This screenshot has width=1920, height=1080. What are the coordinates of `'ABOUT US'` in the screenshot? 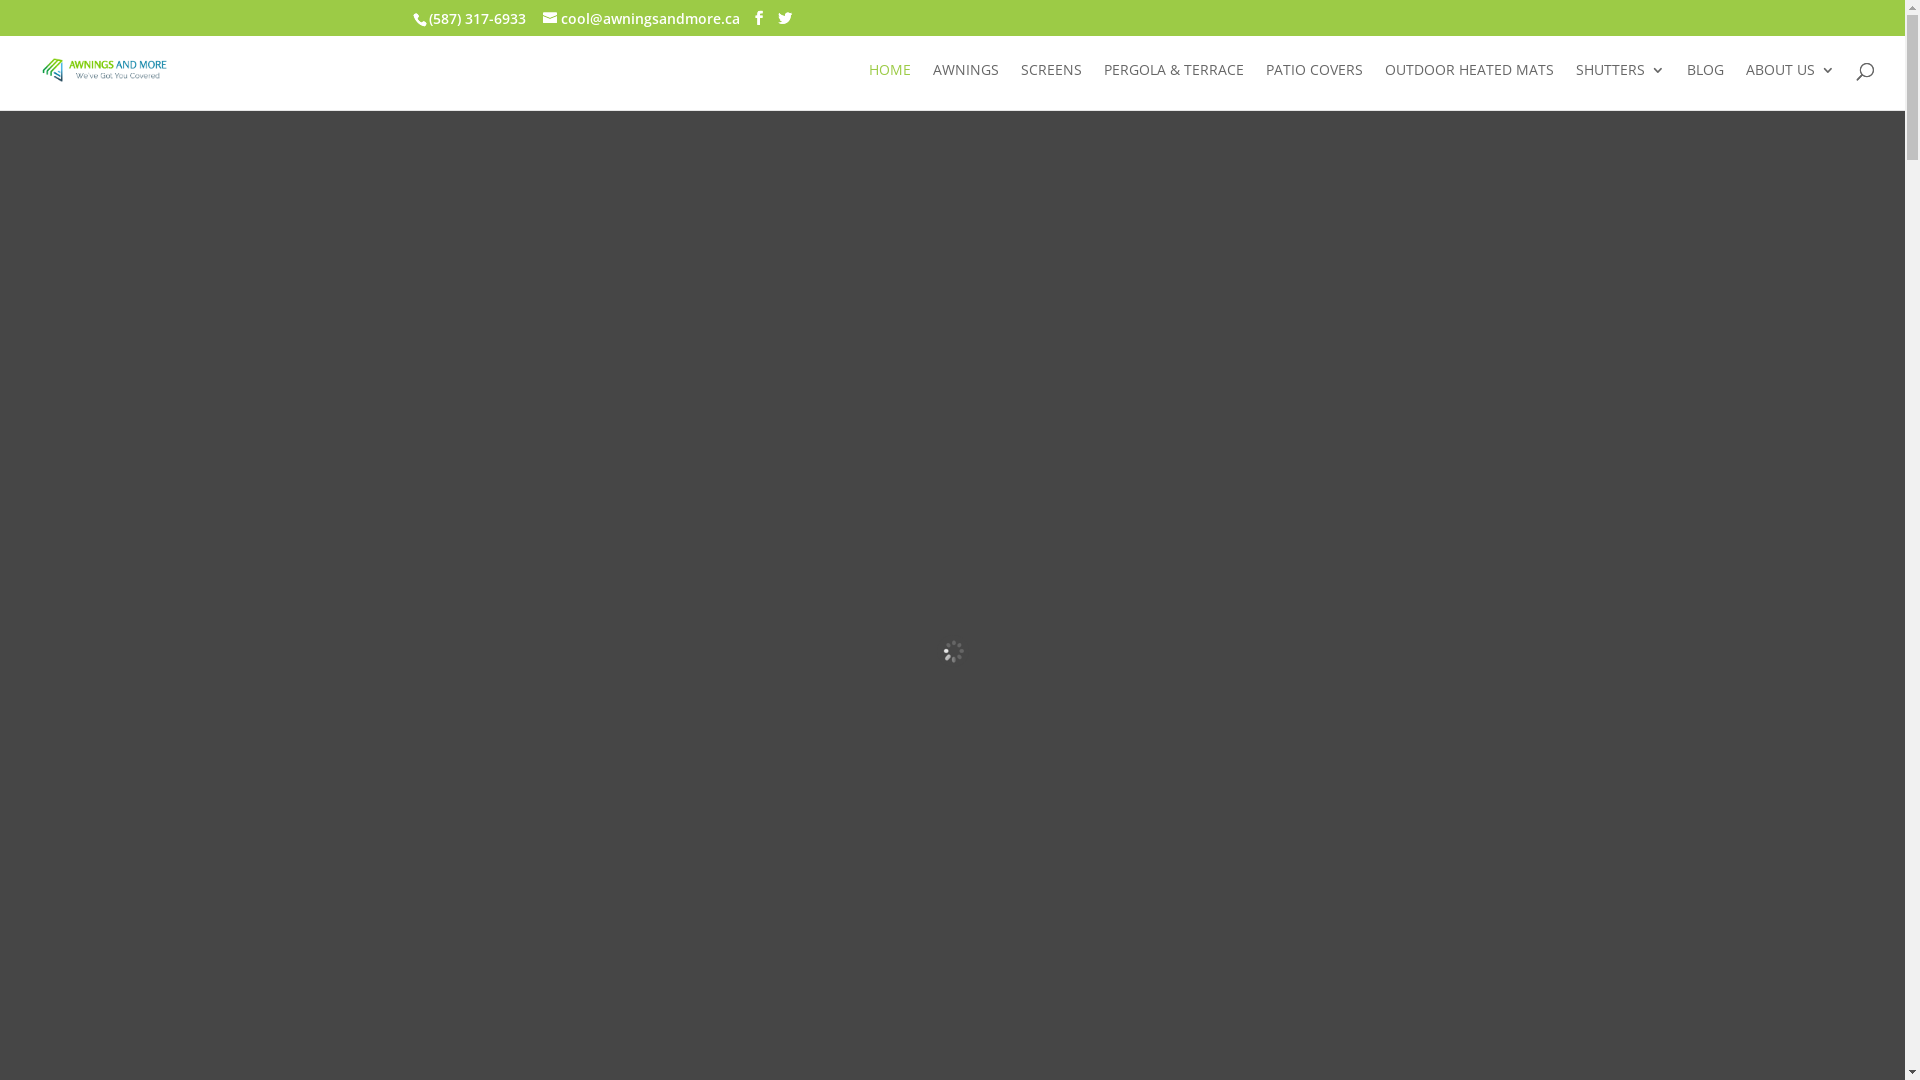 It's located at (1745, 85).